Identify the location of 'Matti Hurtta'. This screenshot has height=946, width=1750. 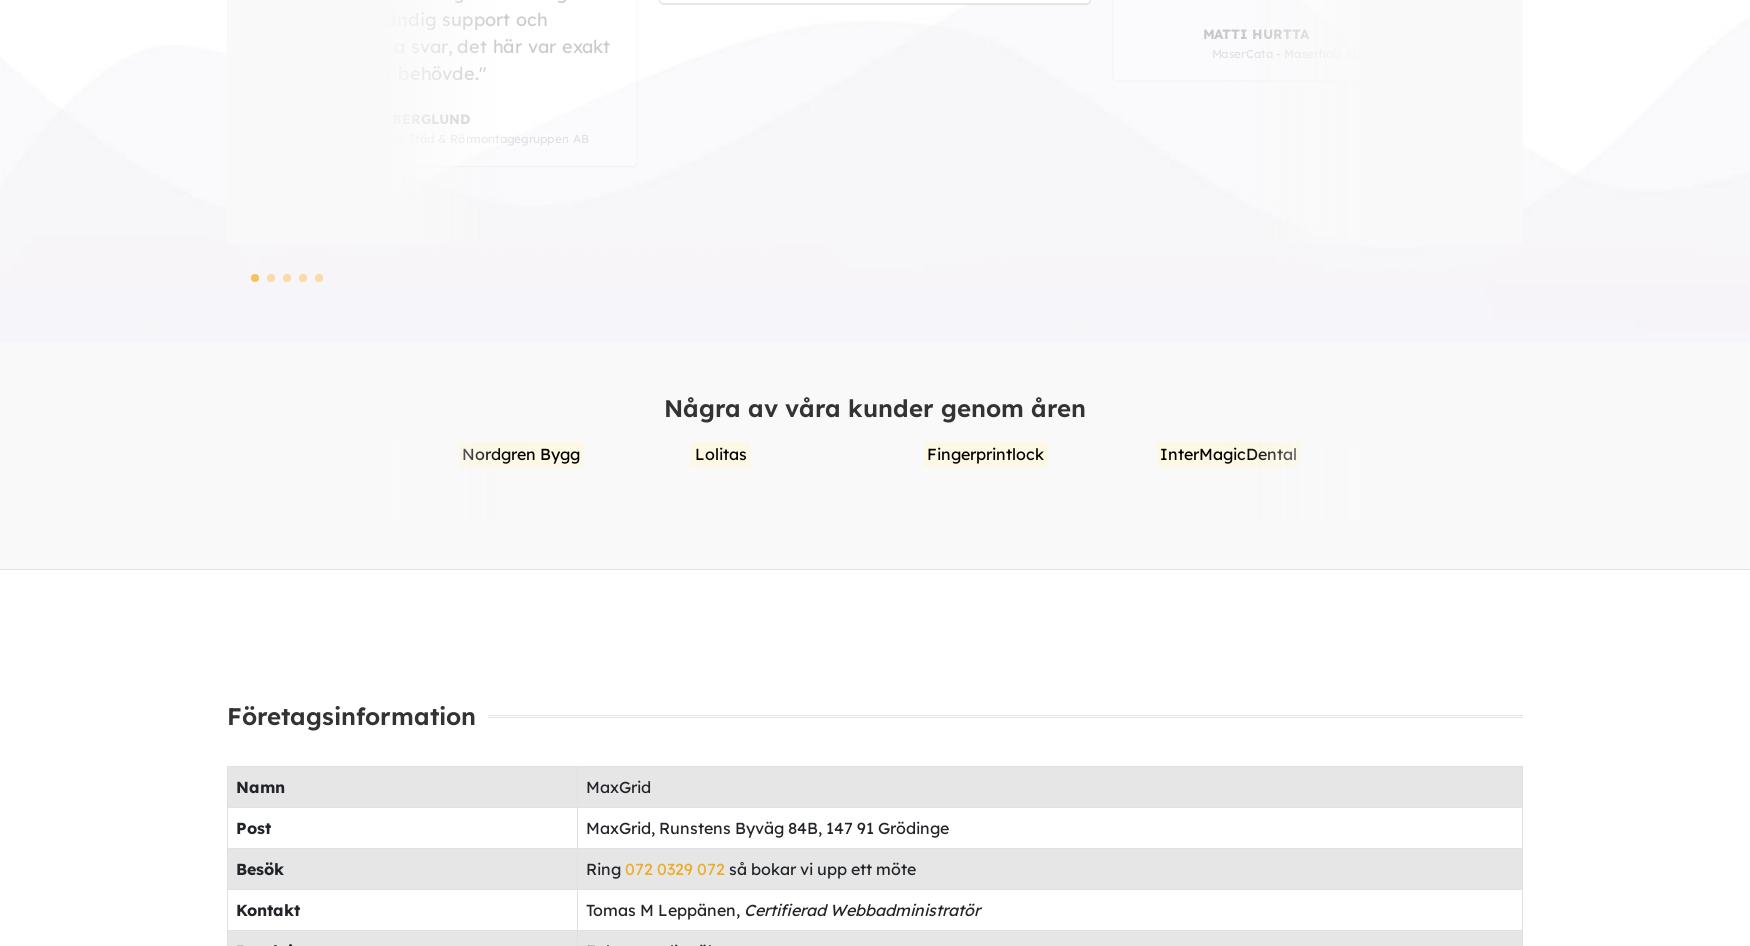
(855, 41).